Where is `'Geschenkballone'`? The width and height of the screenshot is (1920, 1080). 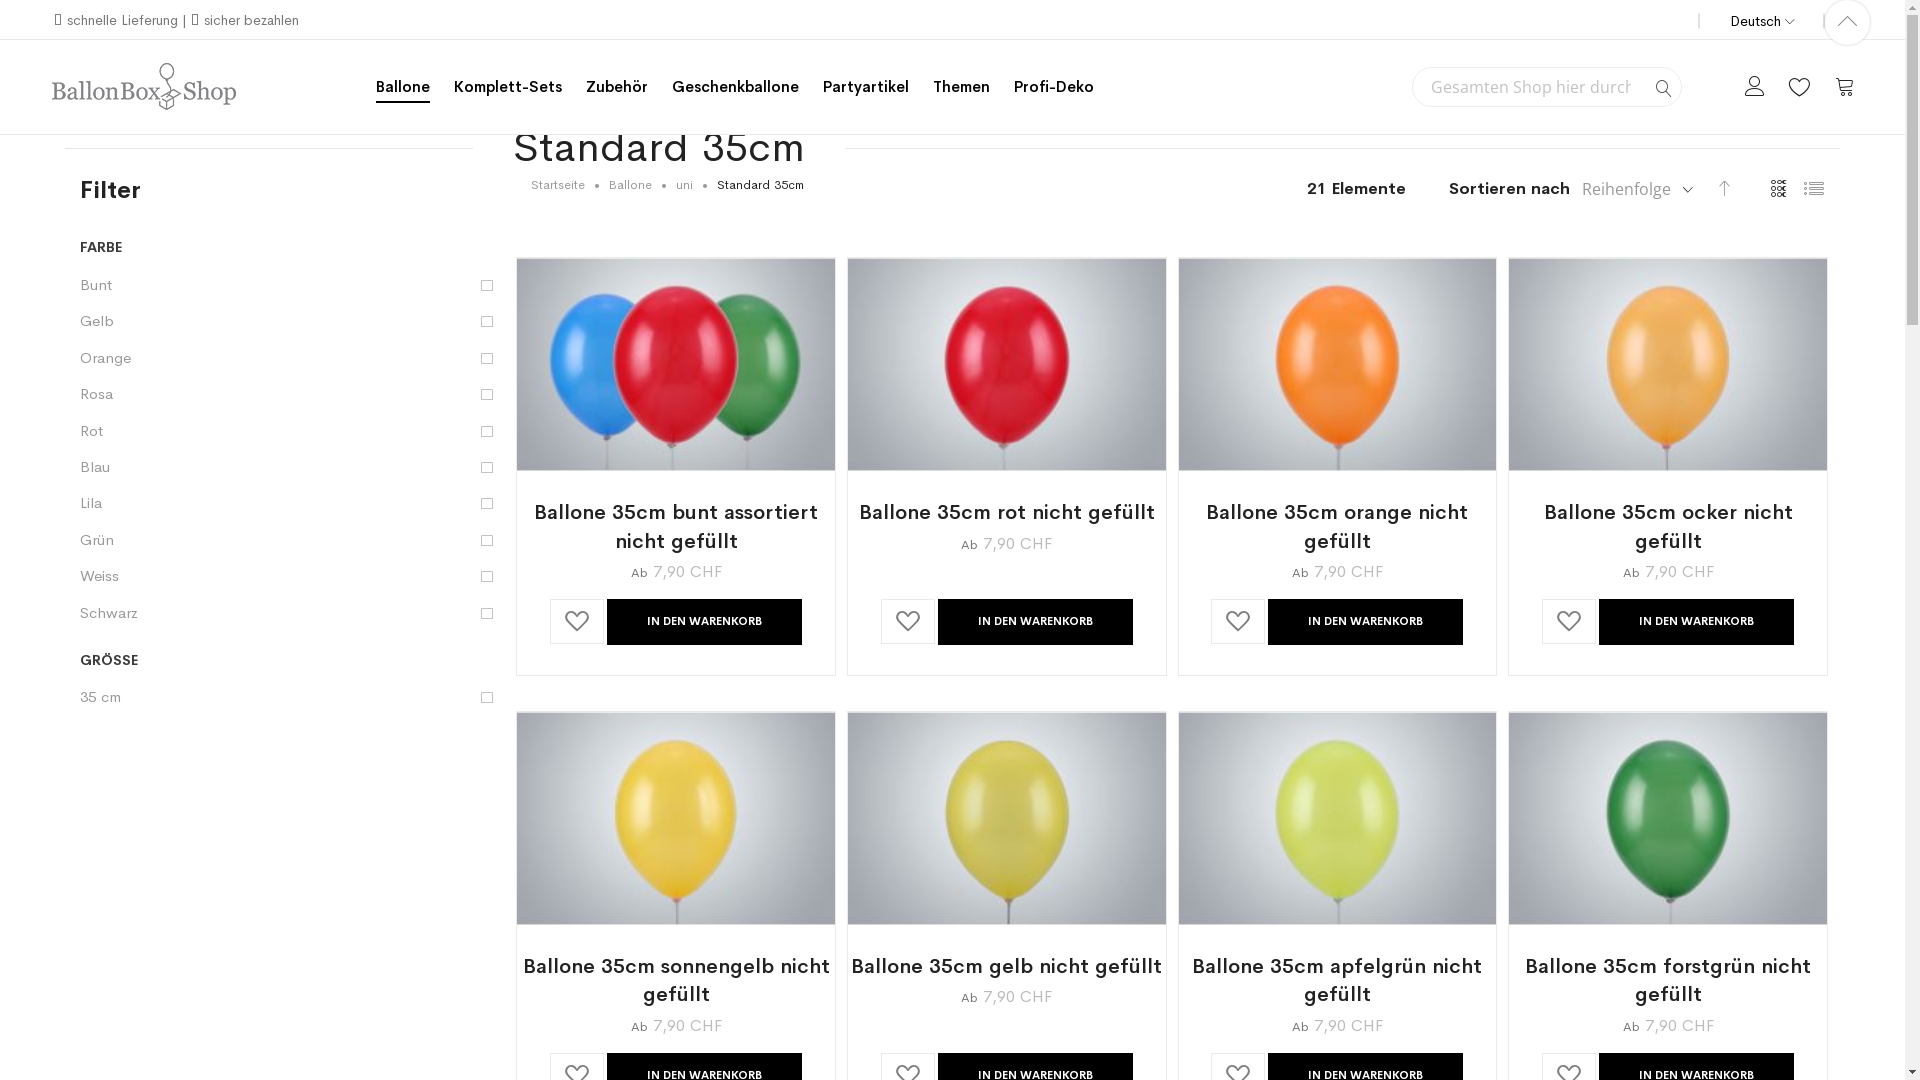 'Geschenkballone' is located at coordinates (734, 85).